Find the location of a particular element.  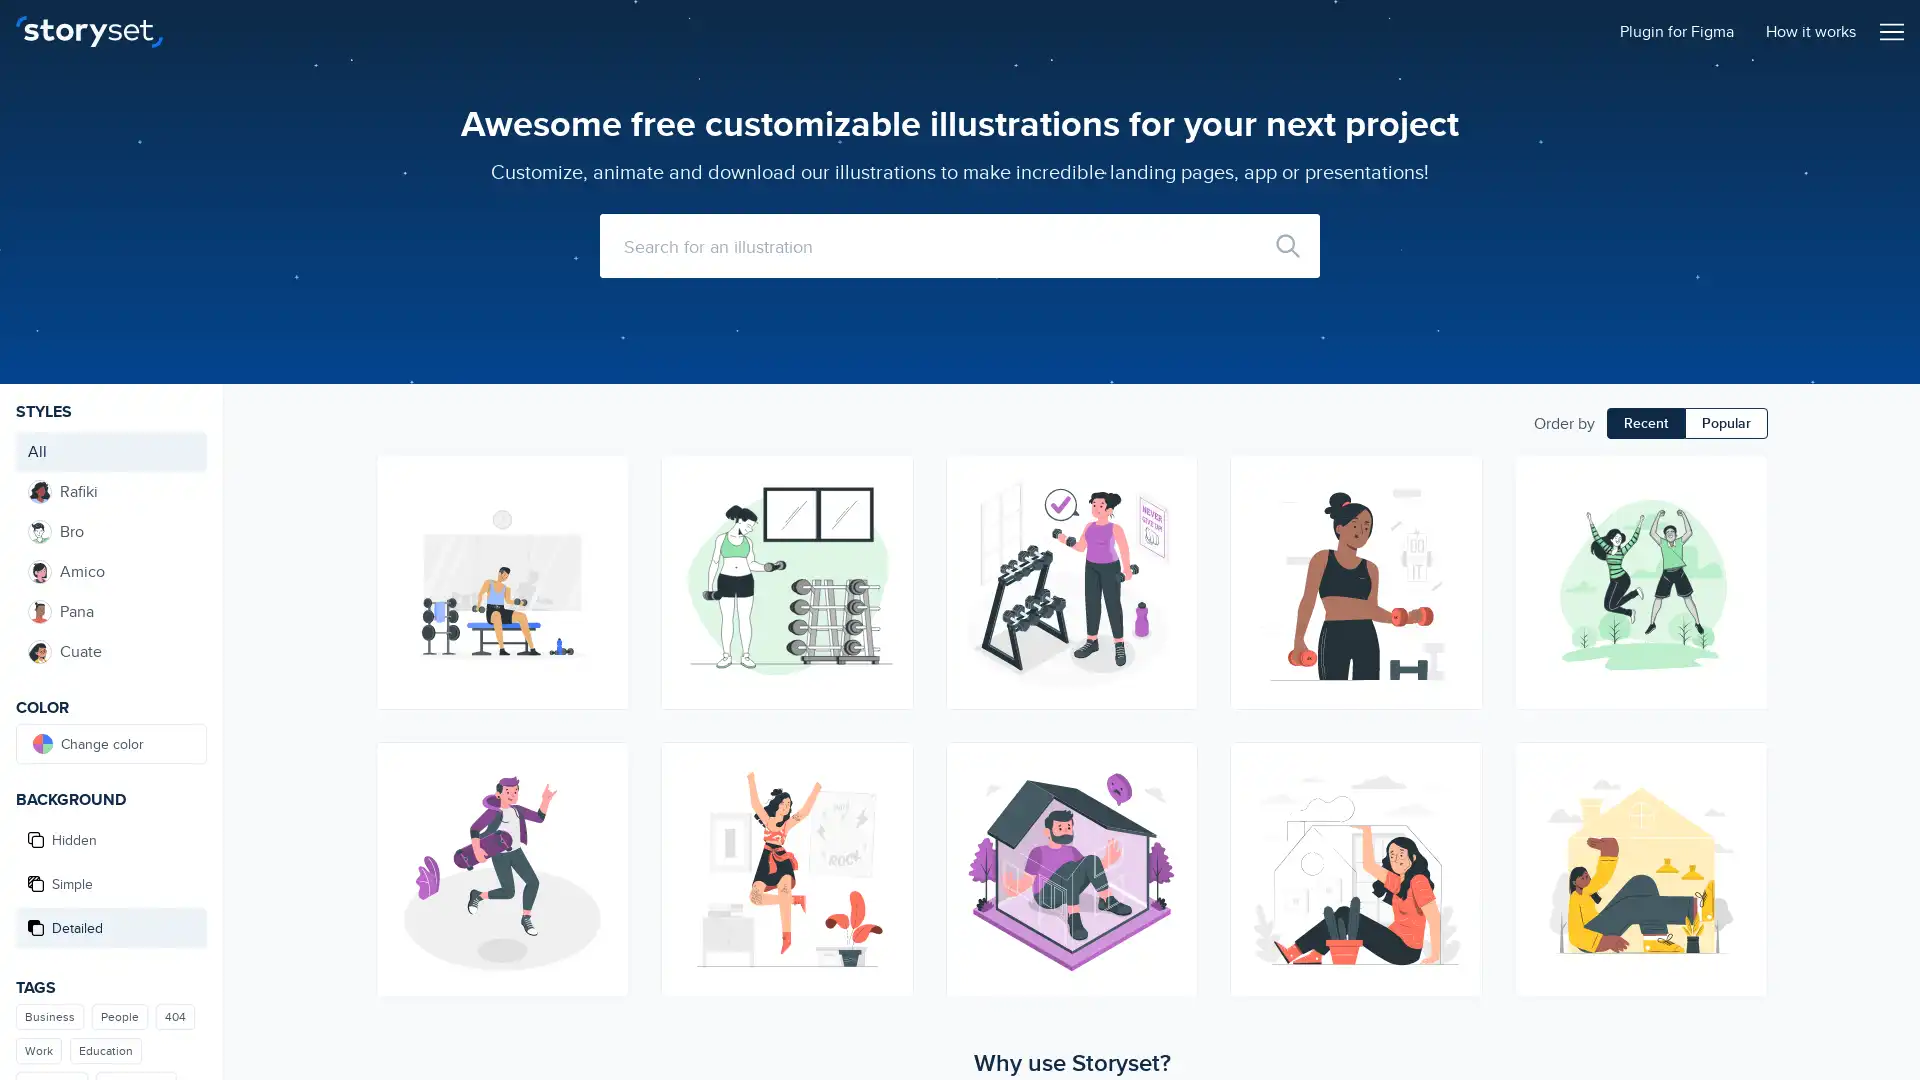

download icon Download is located at coordinates (887, 515).